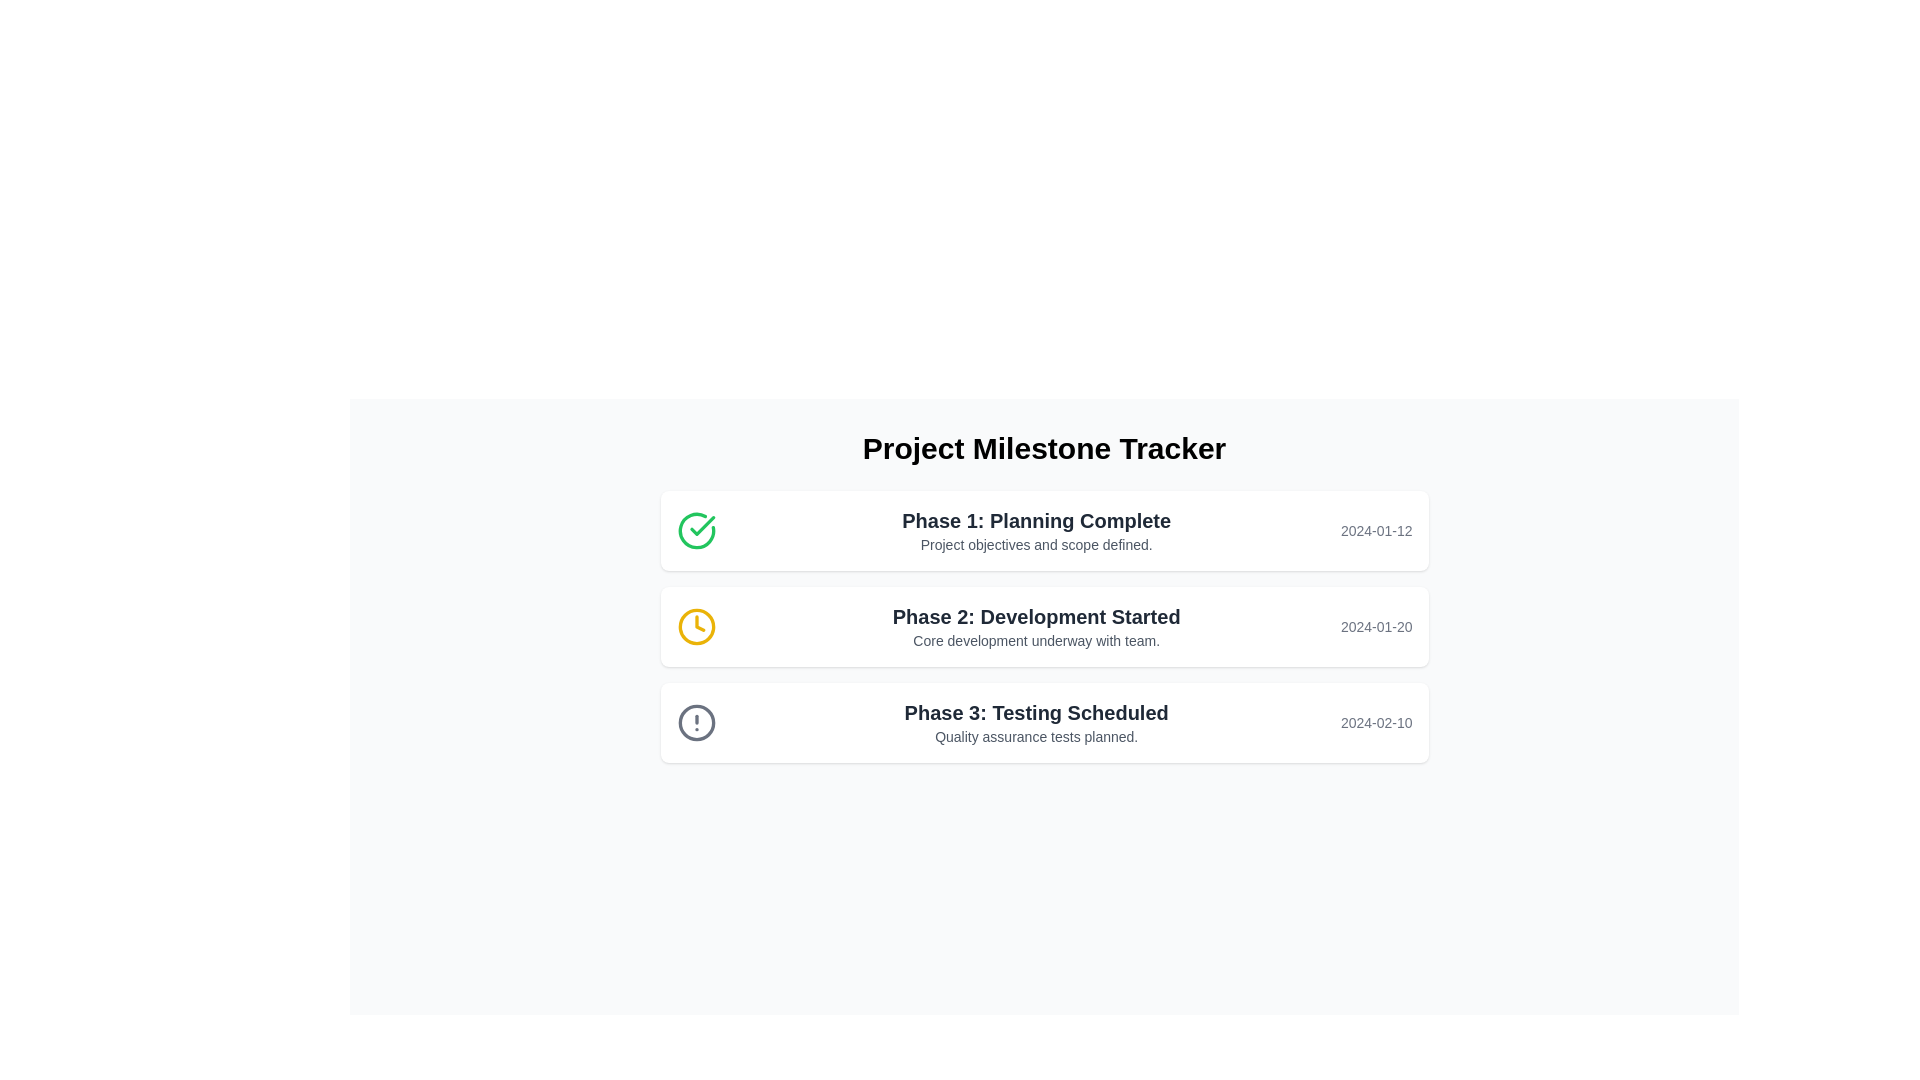  Describe the element at coordinates (1375, 626) in the screenshot. I see `date information displayed in the Text label located on the right side of the 'Phase 2: Development Started' section, which shows the date 2024-01-20` at that location.